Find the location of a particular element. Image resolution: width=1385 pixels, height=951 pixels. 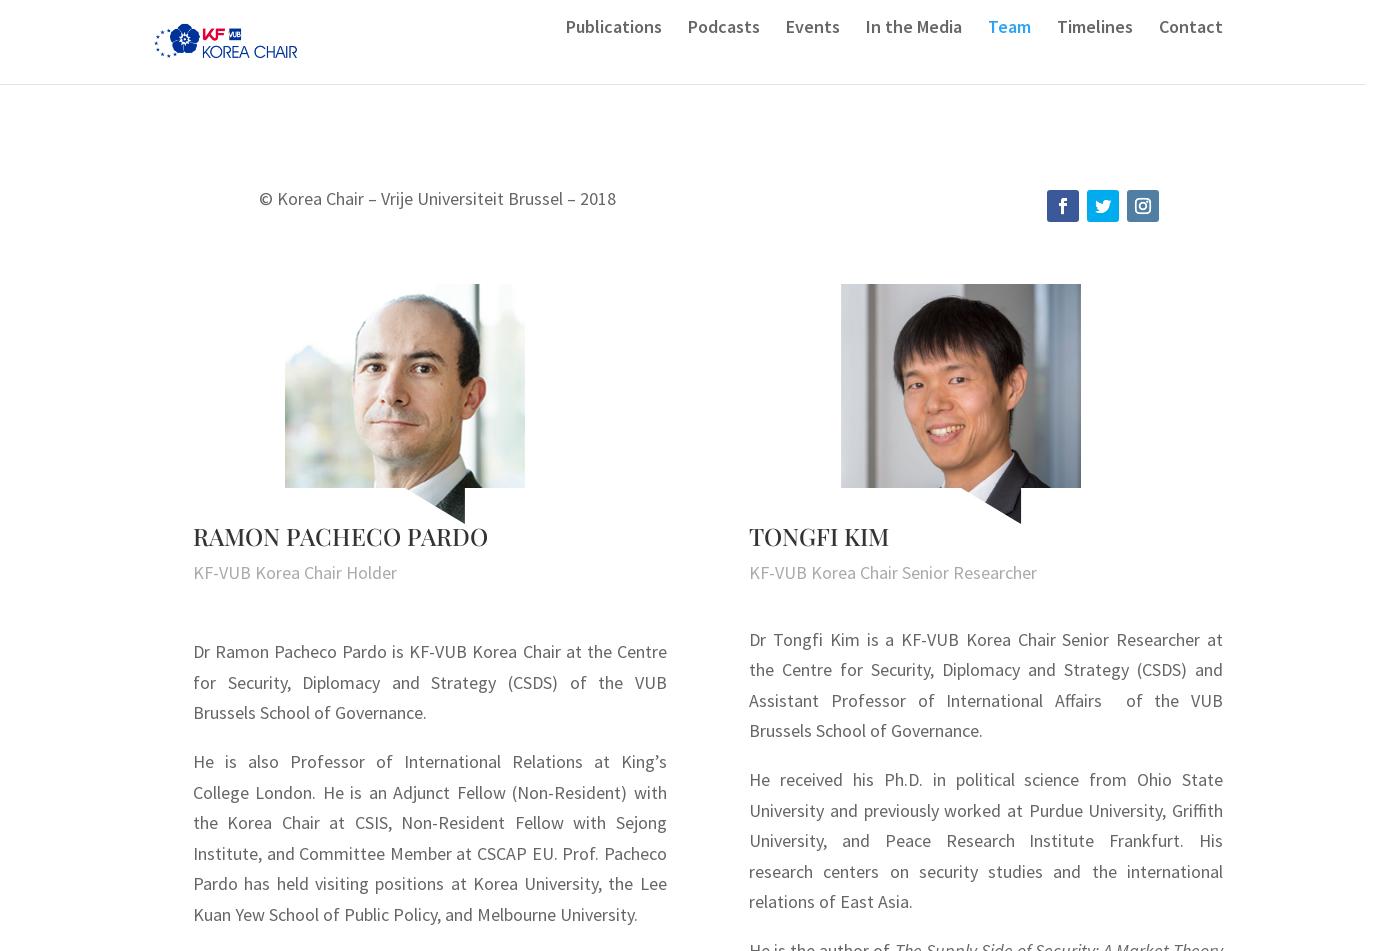

'TONGFI KIM' is located at coordinates (818, 534).